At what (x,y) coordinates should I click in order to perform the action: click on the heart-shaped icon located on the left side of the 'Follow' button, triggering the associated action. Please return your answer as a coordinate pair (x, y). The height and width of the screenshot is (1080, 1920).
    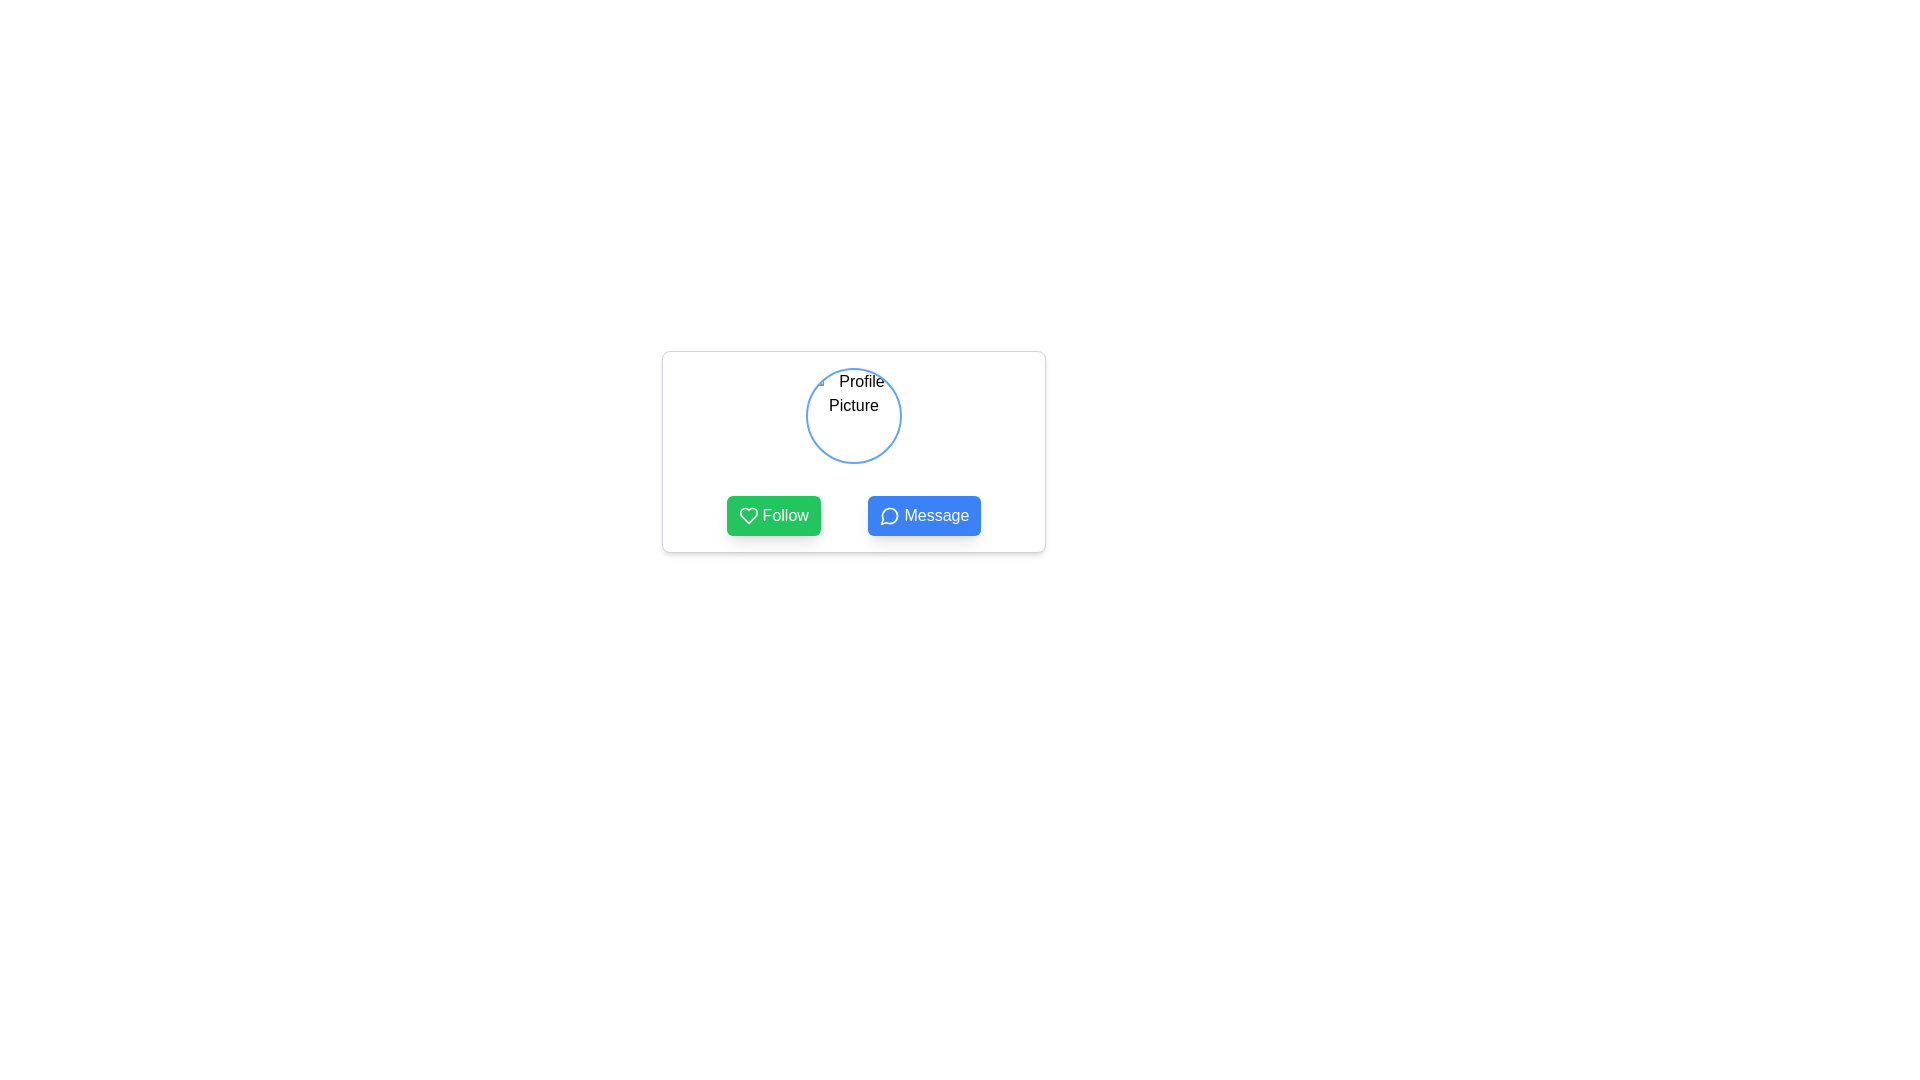
    Looking at the image, I should click on (747, 515).